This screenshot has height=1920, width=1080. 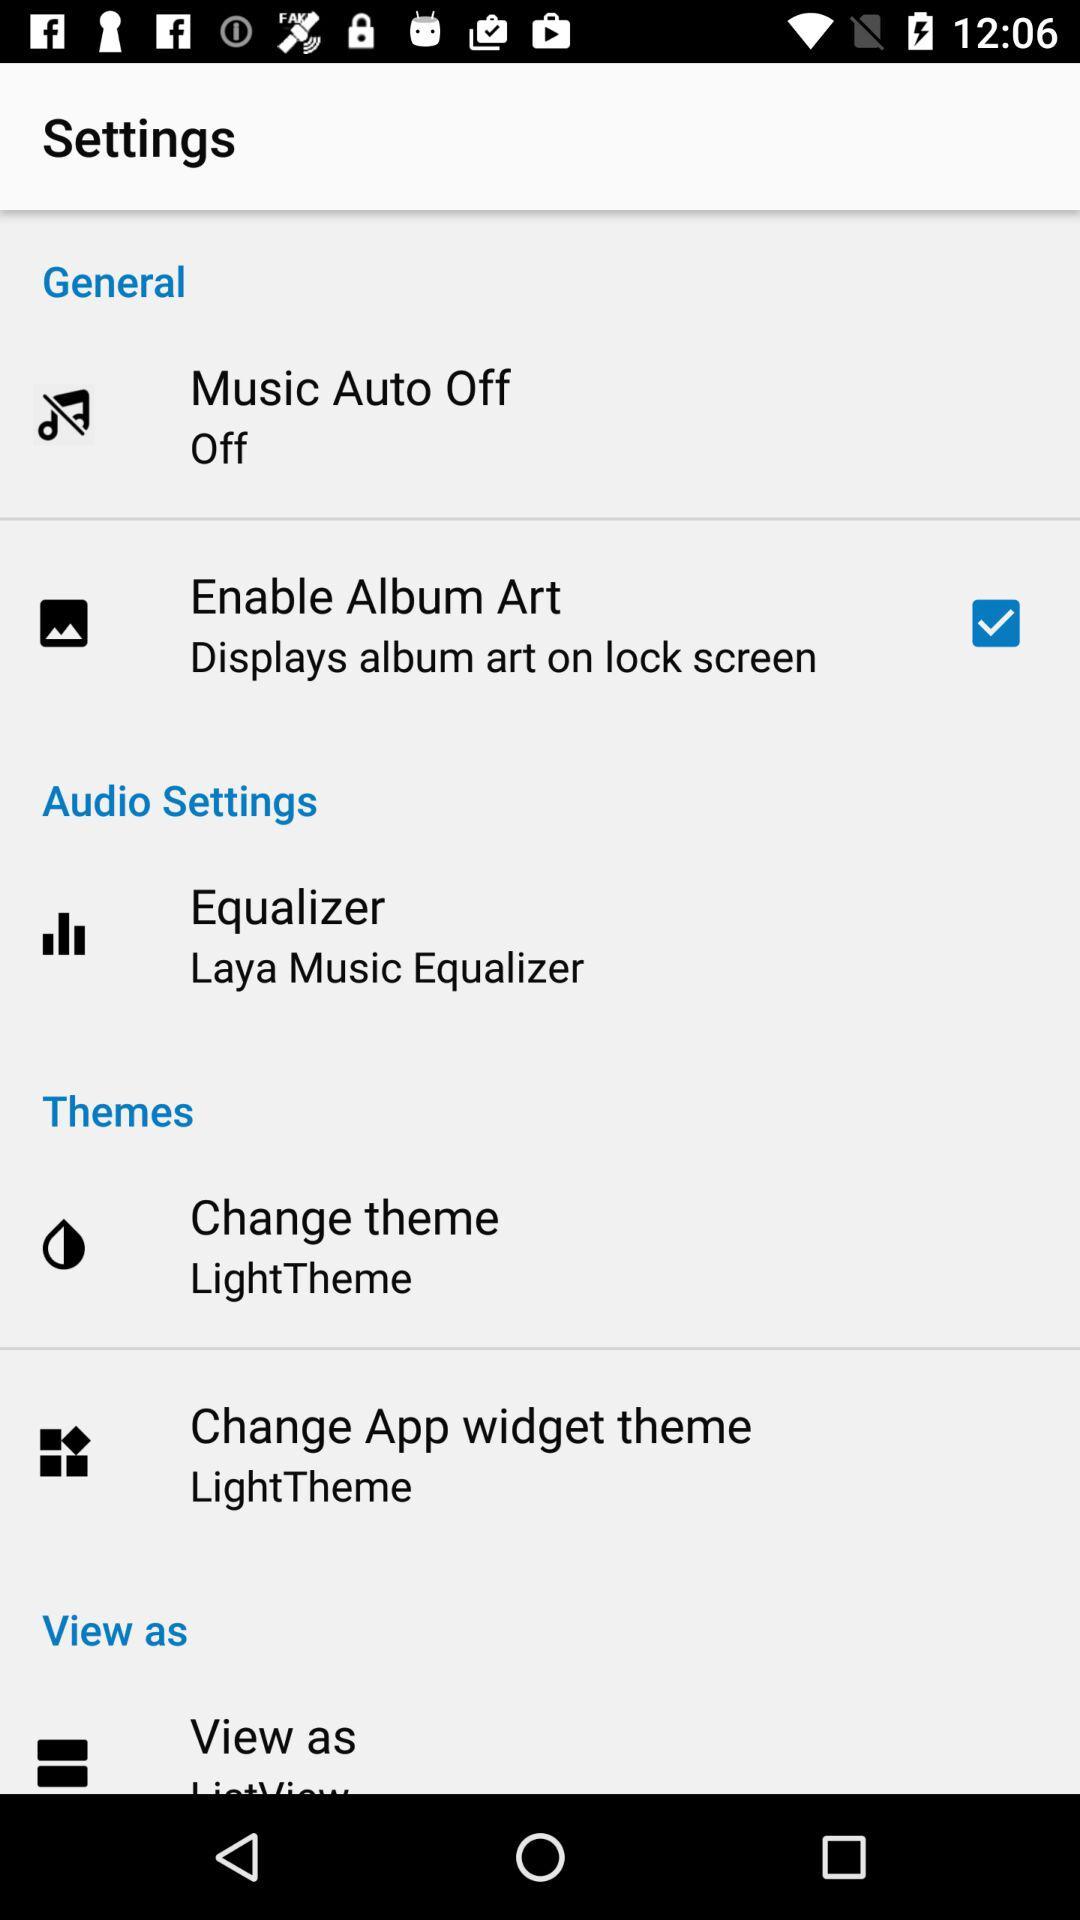 I want to click on the icon below the general icon, so click(x=349, y=386).